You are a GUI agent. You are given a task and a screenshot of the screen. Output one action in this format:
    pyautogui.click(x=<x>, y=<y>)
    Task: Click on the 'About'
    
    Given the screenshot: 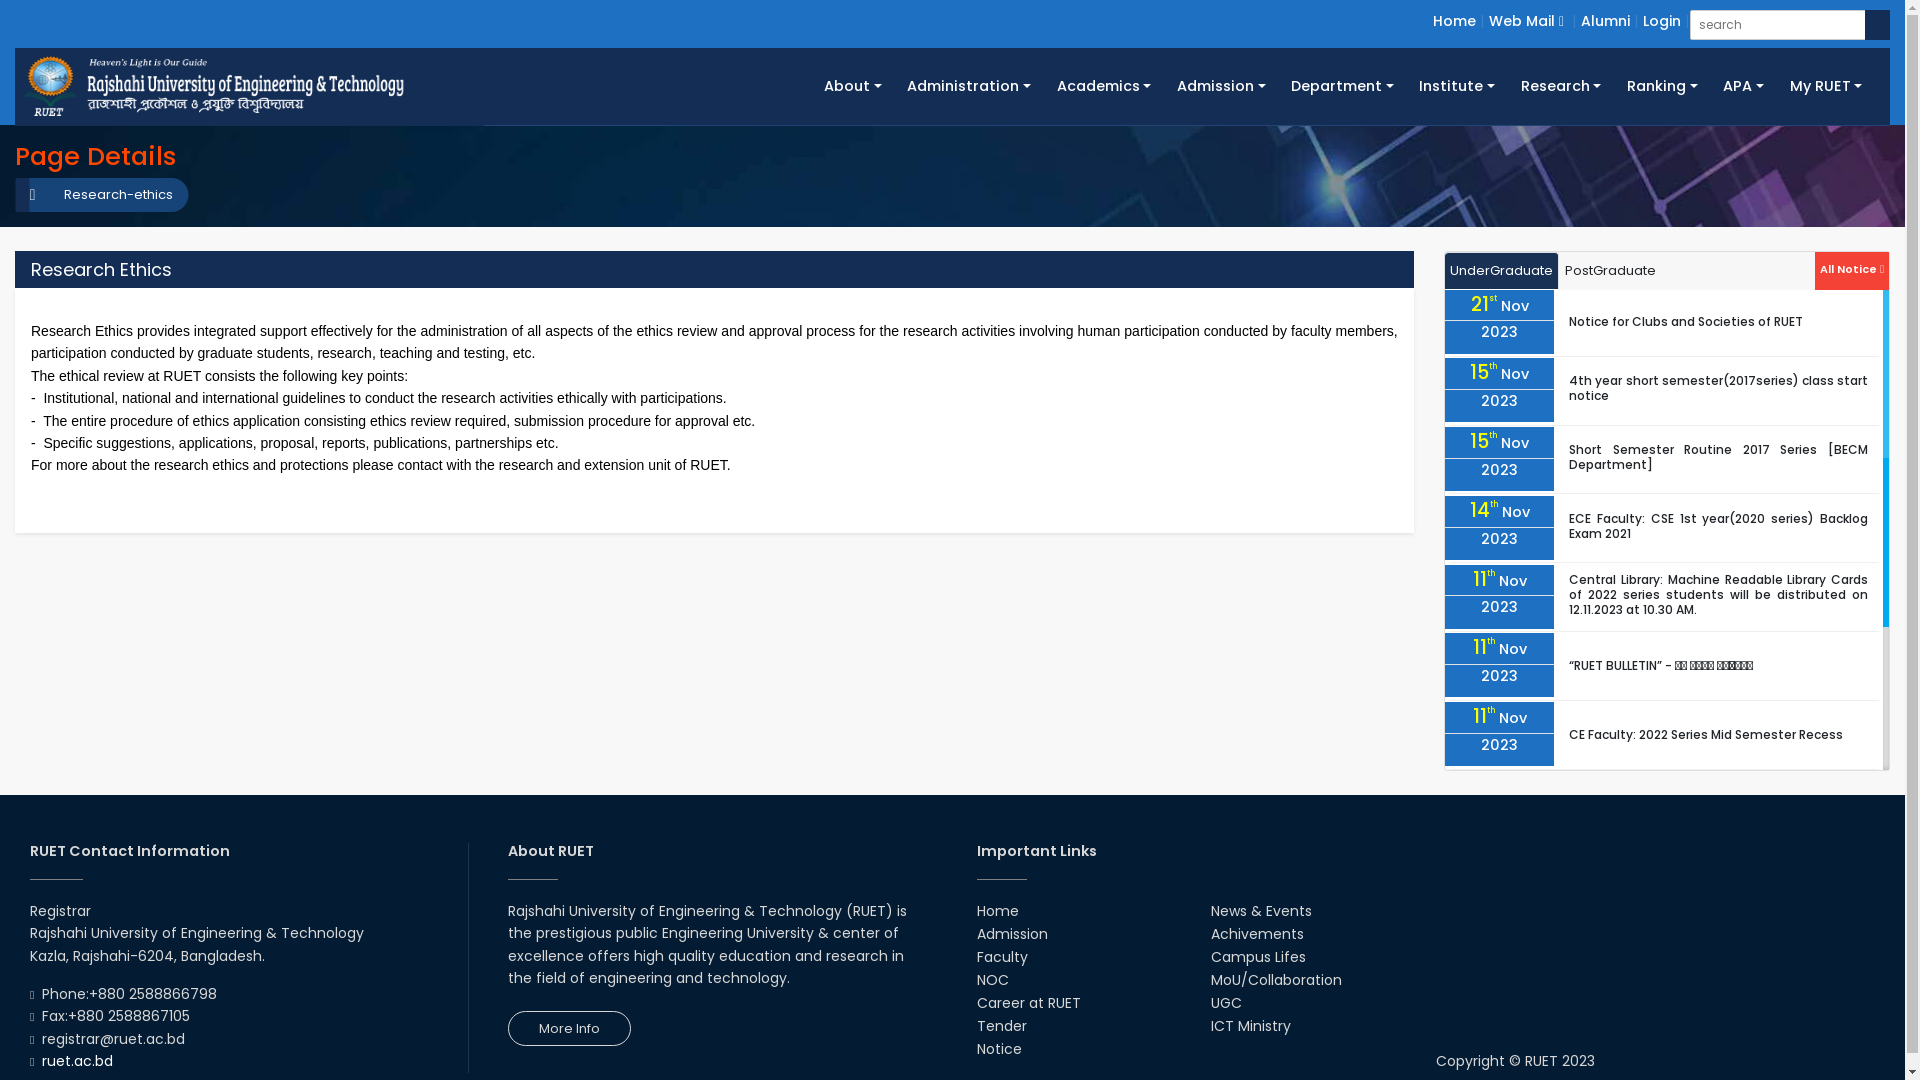 What is the action you would take?
    pyautogui.click(x=811, y=85)
    